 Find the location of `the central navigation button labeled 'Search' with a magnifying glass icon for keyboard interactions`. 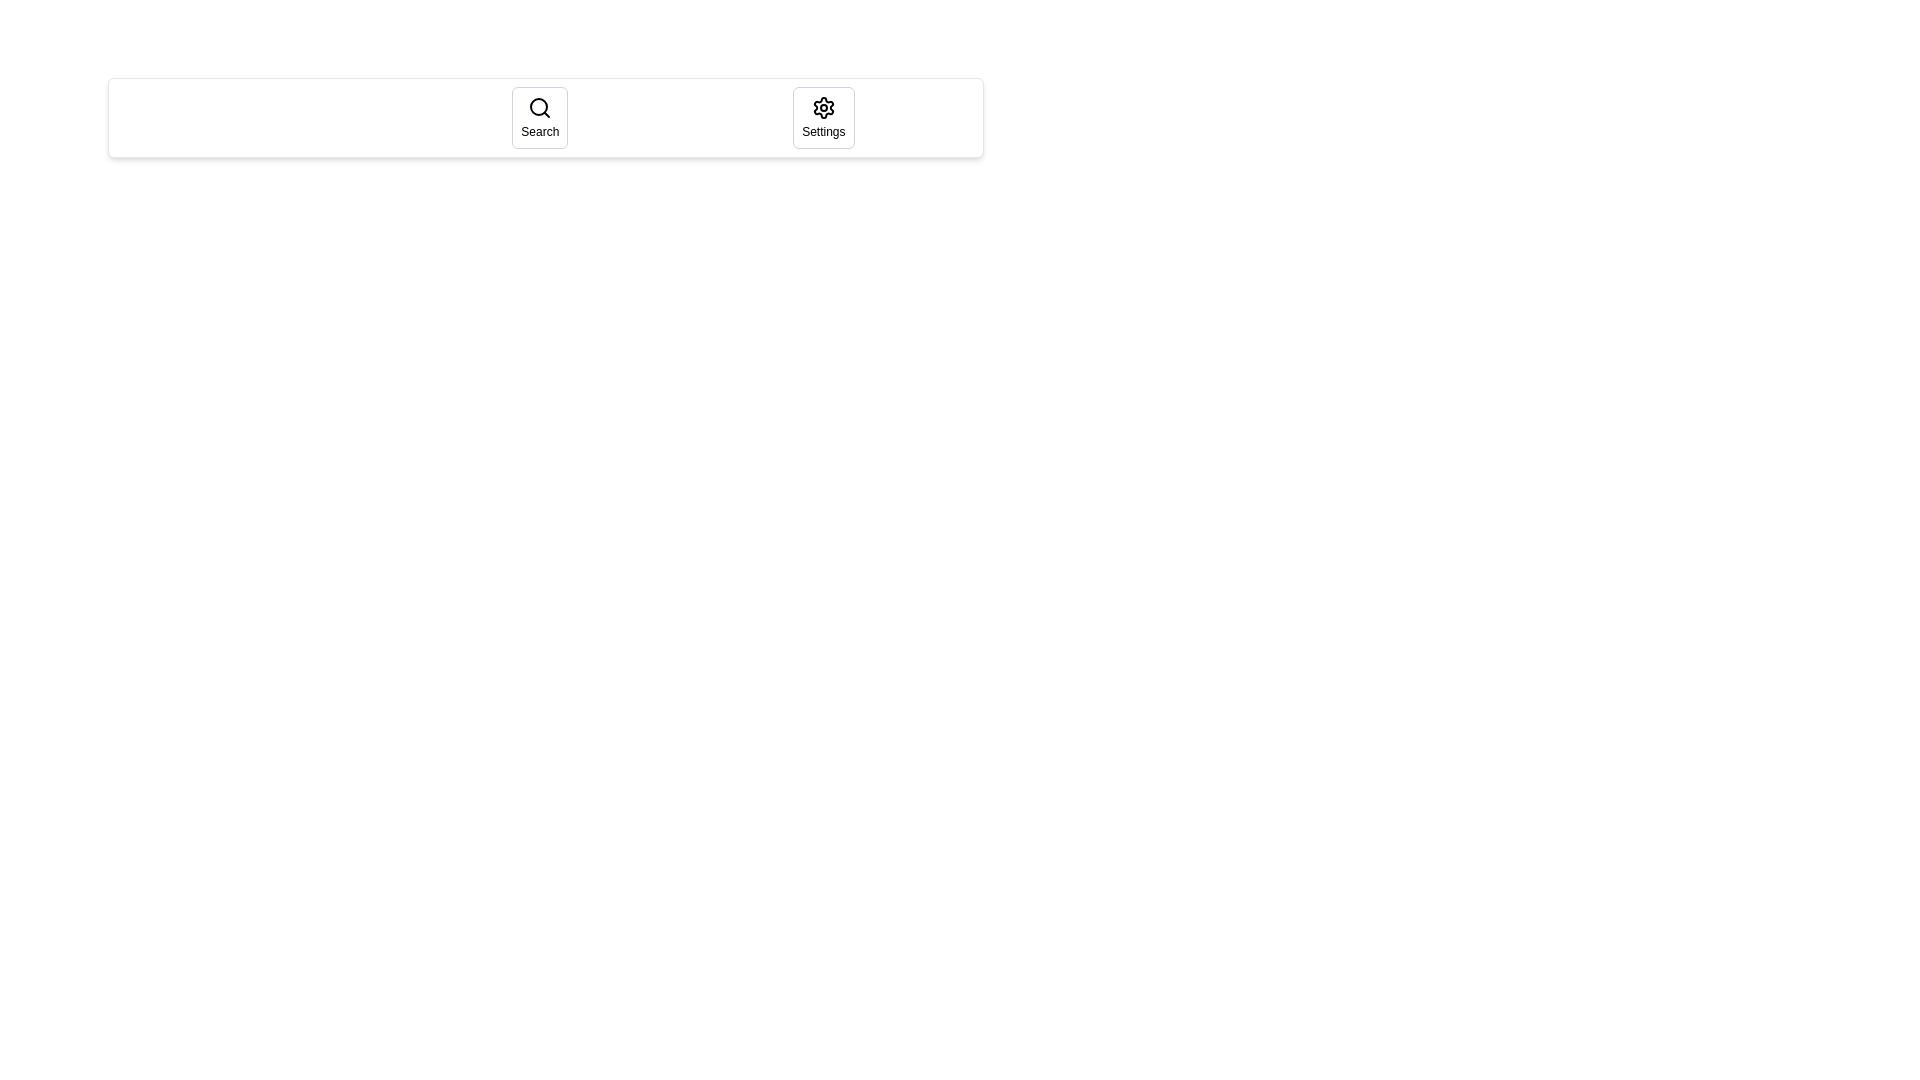

the central navigation button labeled 'Search' with a magnifying glass icon for keyboard interactions is located at coordinates (546, 118).